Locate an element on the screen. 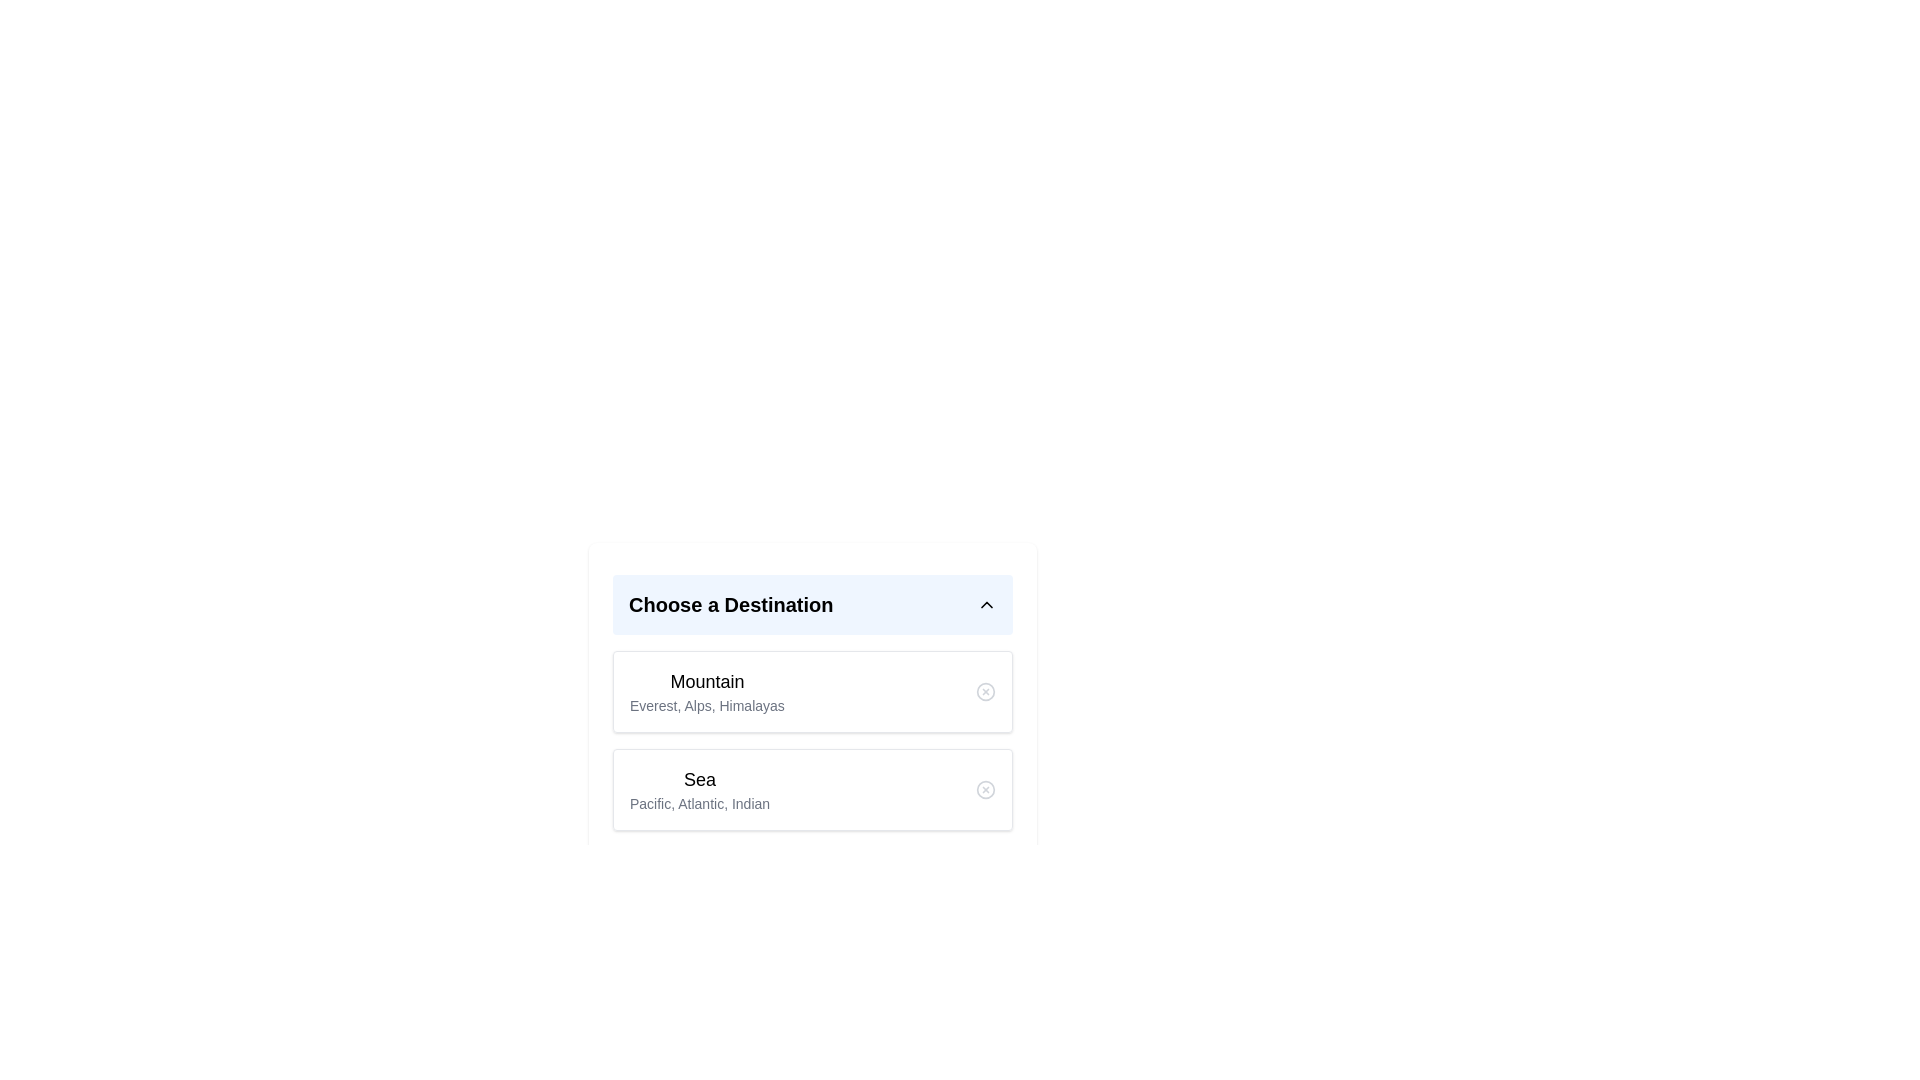 The width and height of the screenshot is (1920, 1080). the text label displaying mountain names, which is positioned directly underneath the 'Mountain' text in the 'Choose a Destination' section is located at coordinates (707, 704).